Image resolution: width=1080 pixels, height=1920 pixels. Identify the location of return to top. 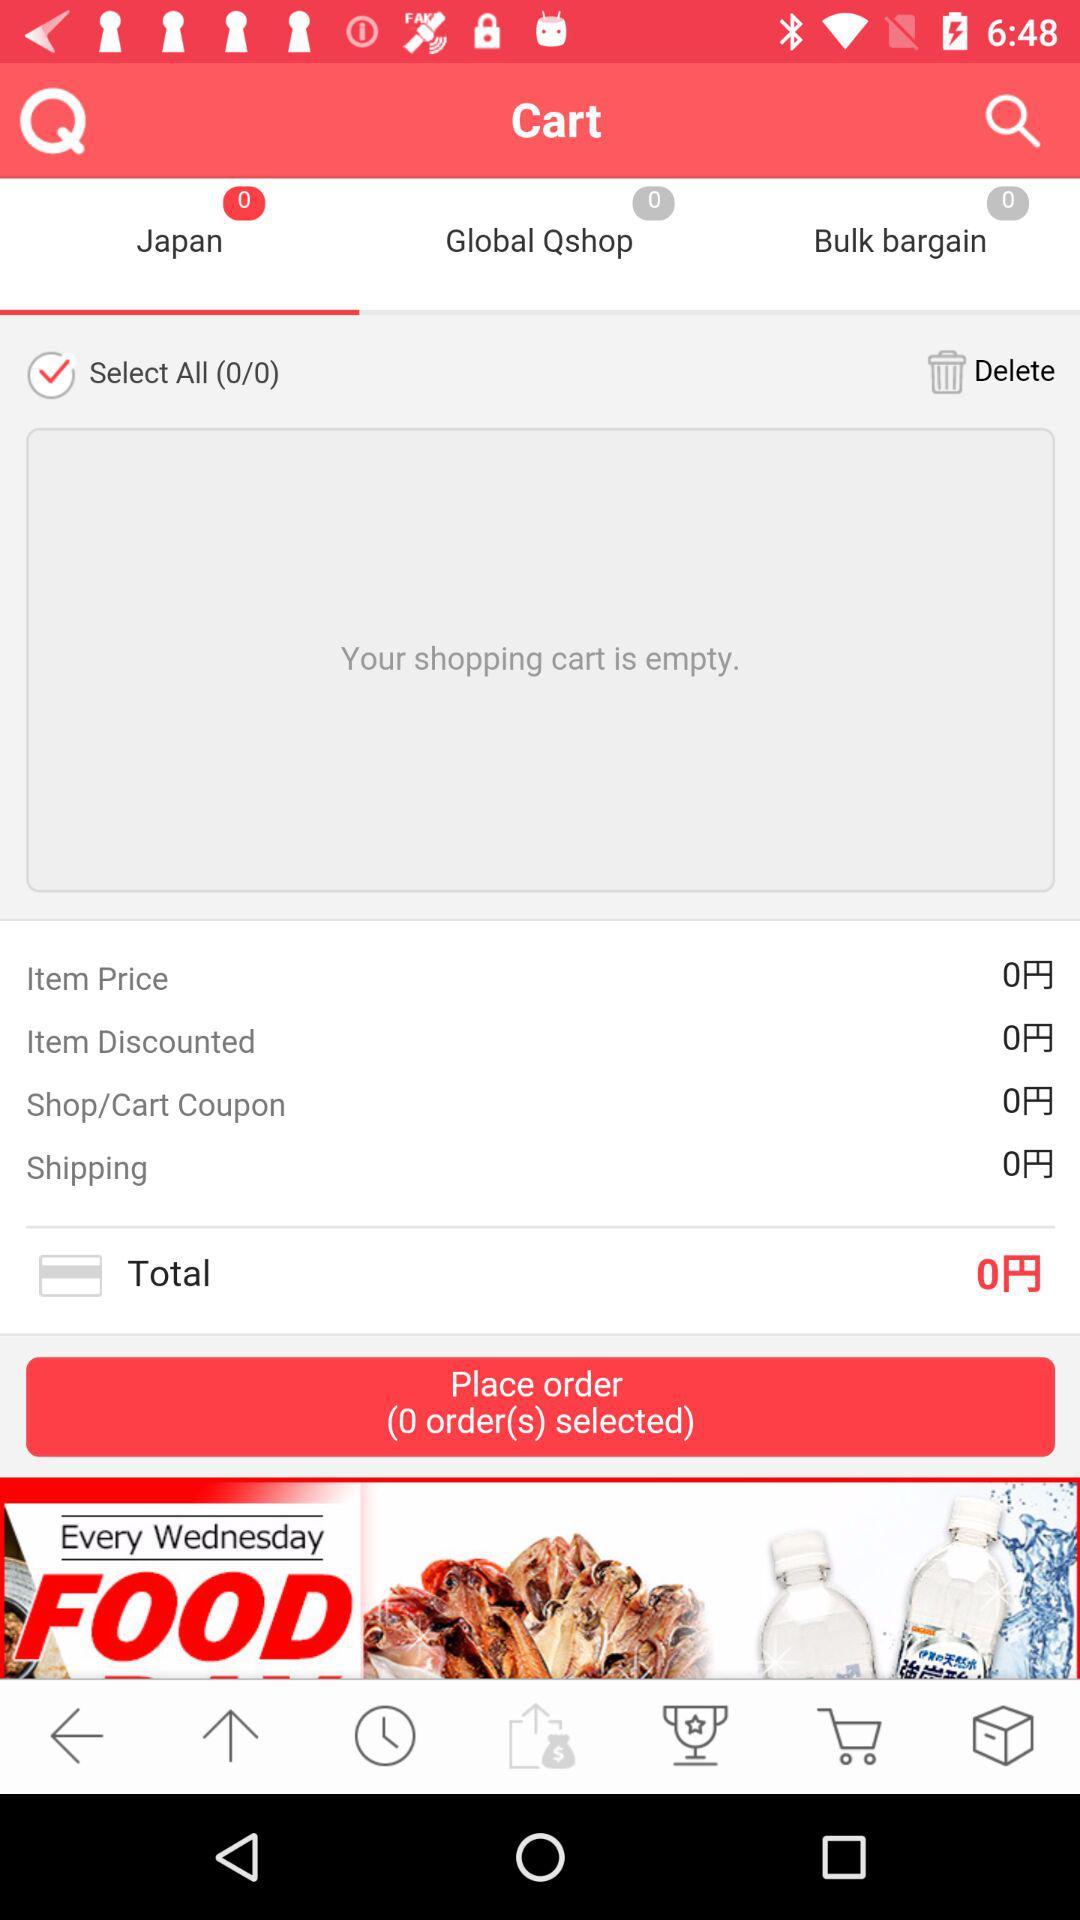
(229, 1734).